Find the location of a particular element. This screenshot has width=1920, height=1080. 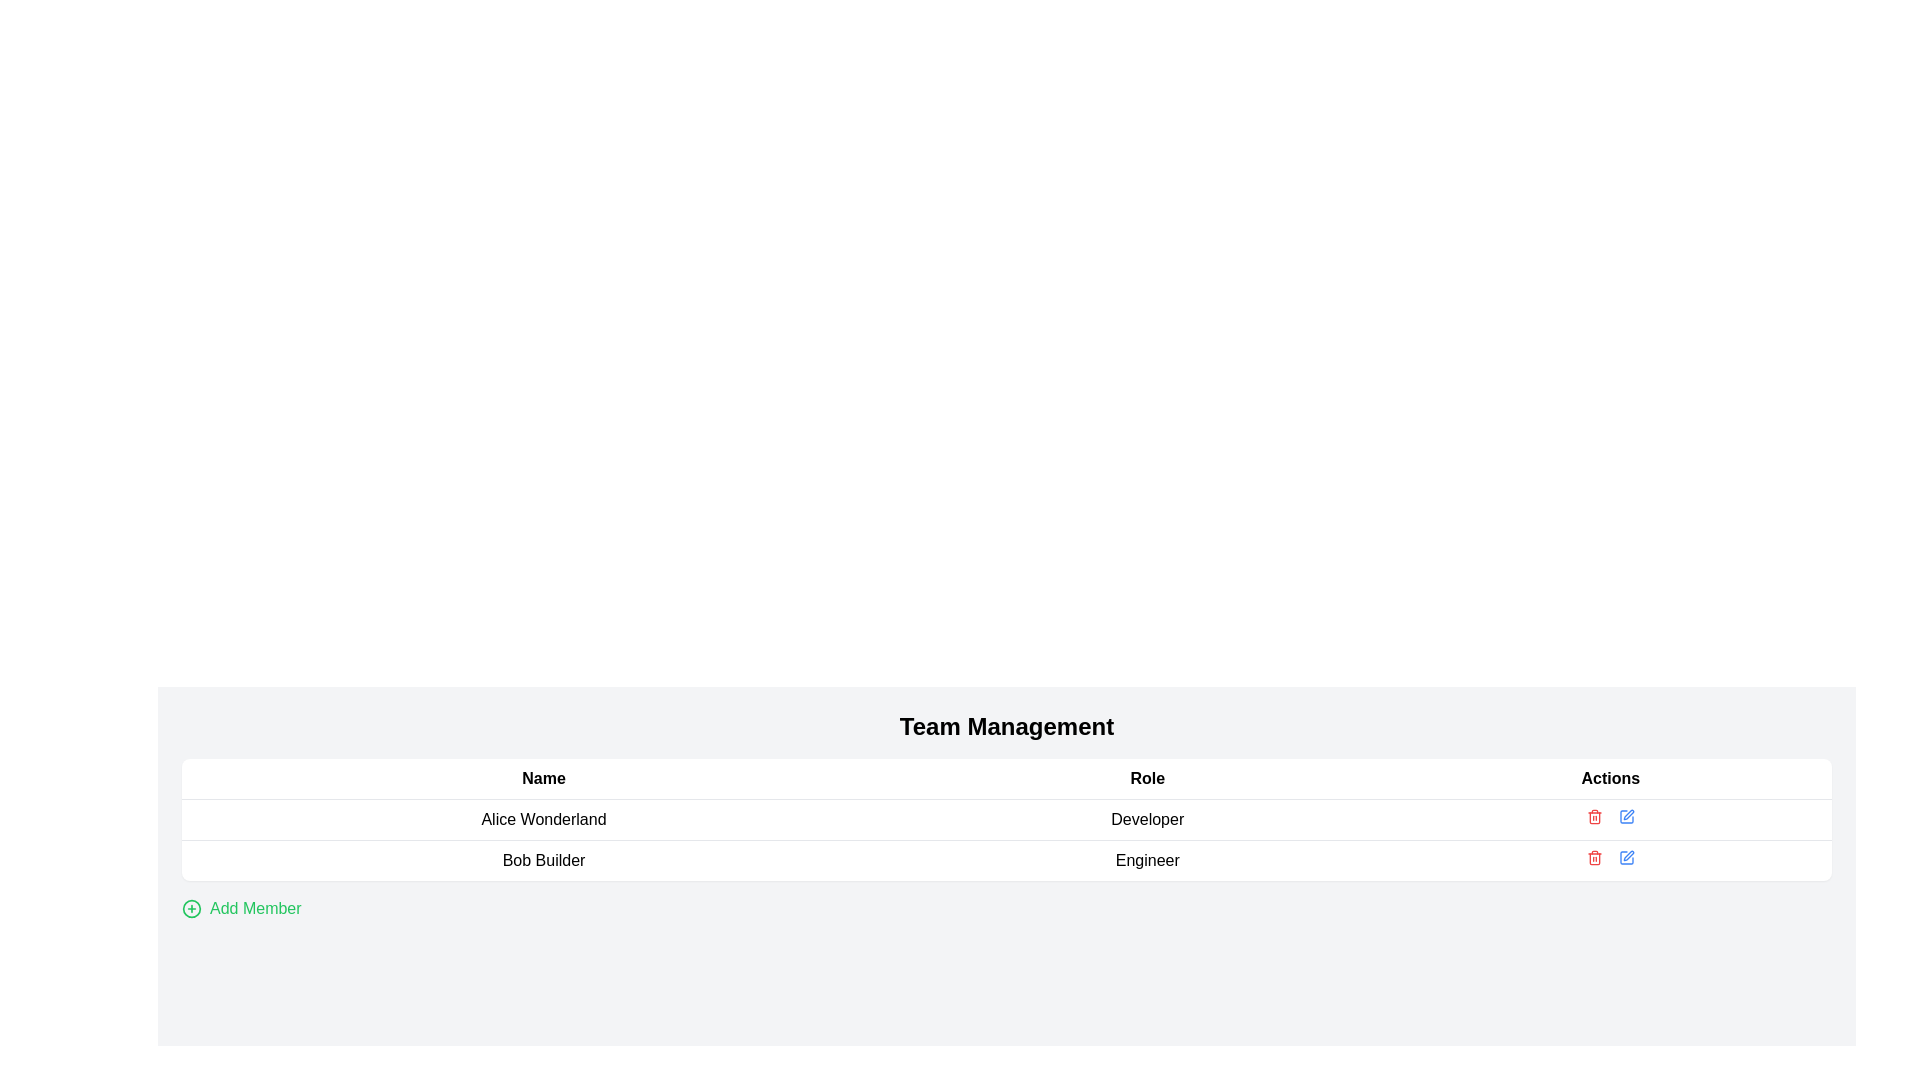

the delete icon within the 'Actions' column of the row corresponding to 'Bob Builder' is located at coordinates (1593, 858).